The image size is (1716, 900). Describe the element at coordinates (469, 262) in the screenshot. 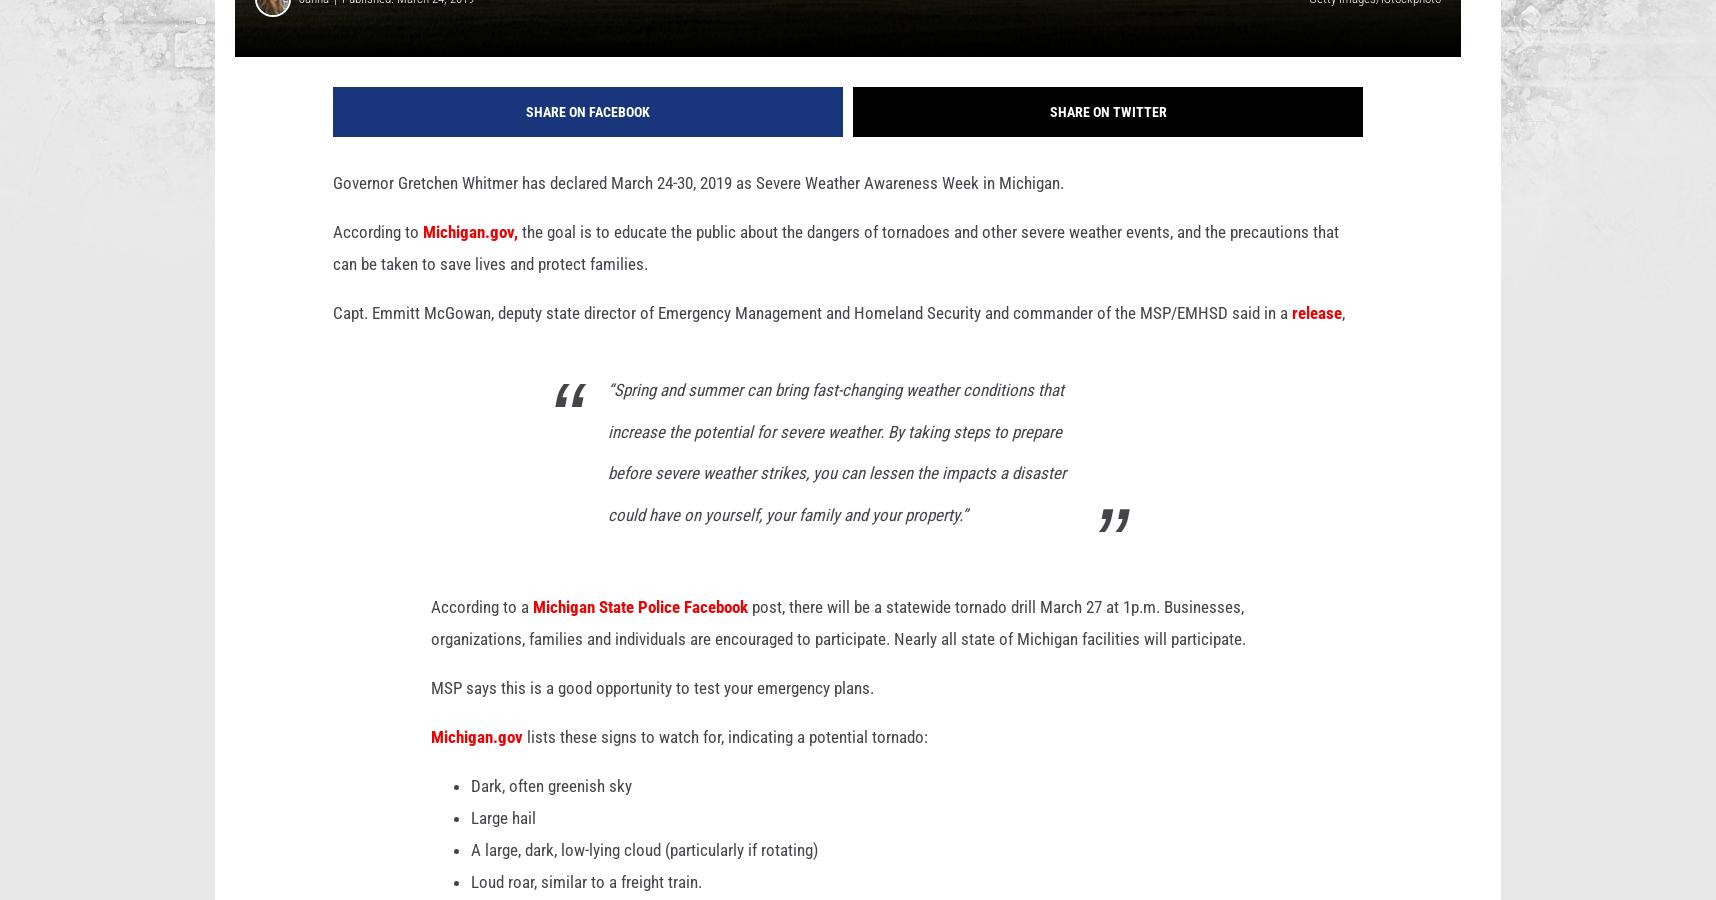

I see `'Michigan.gov,'` at that location.